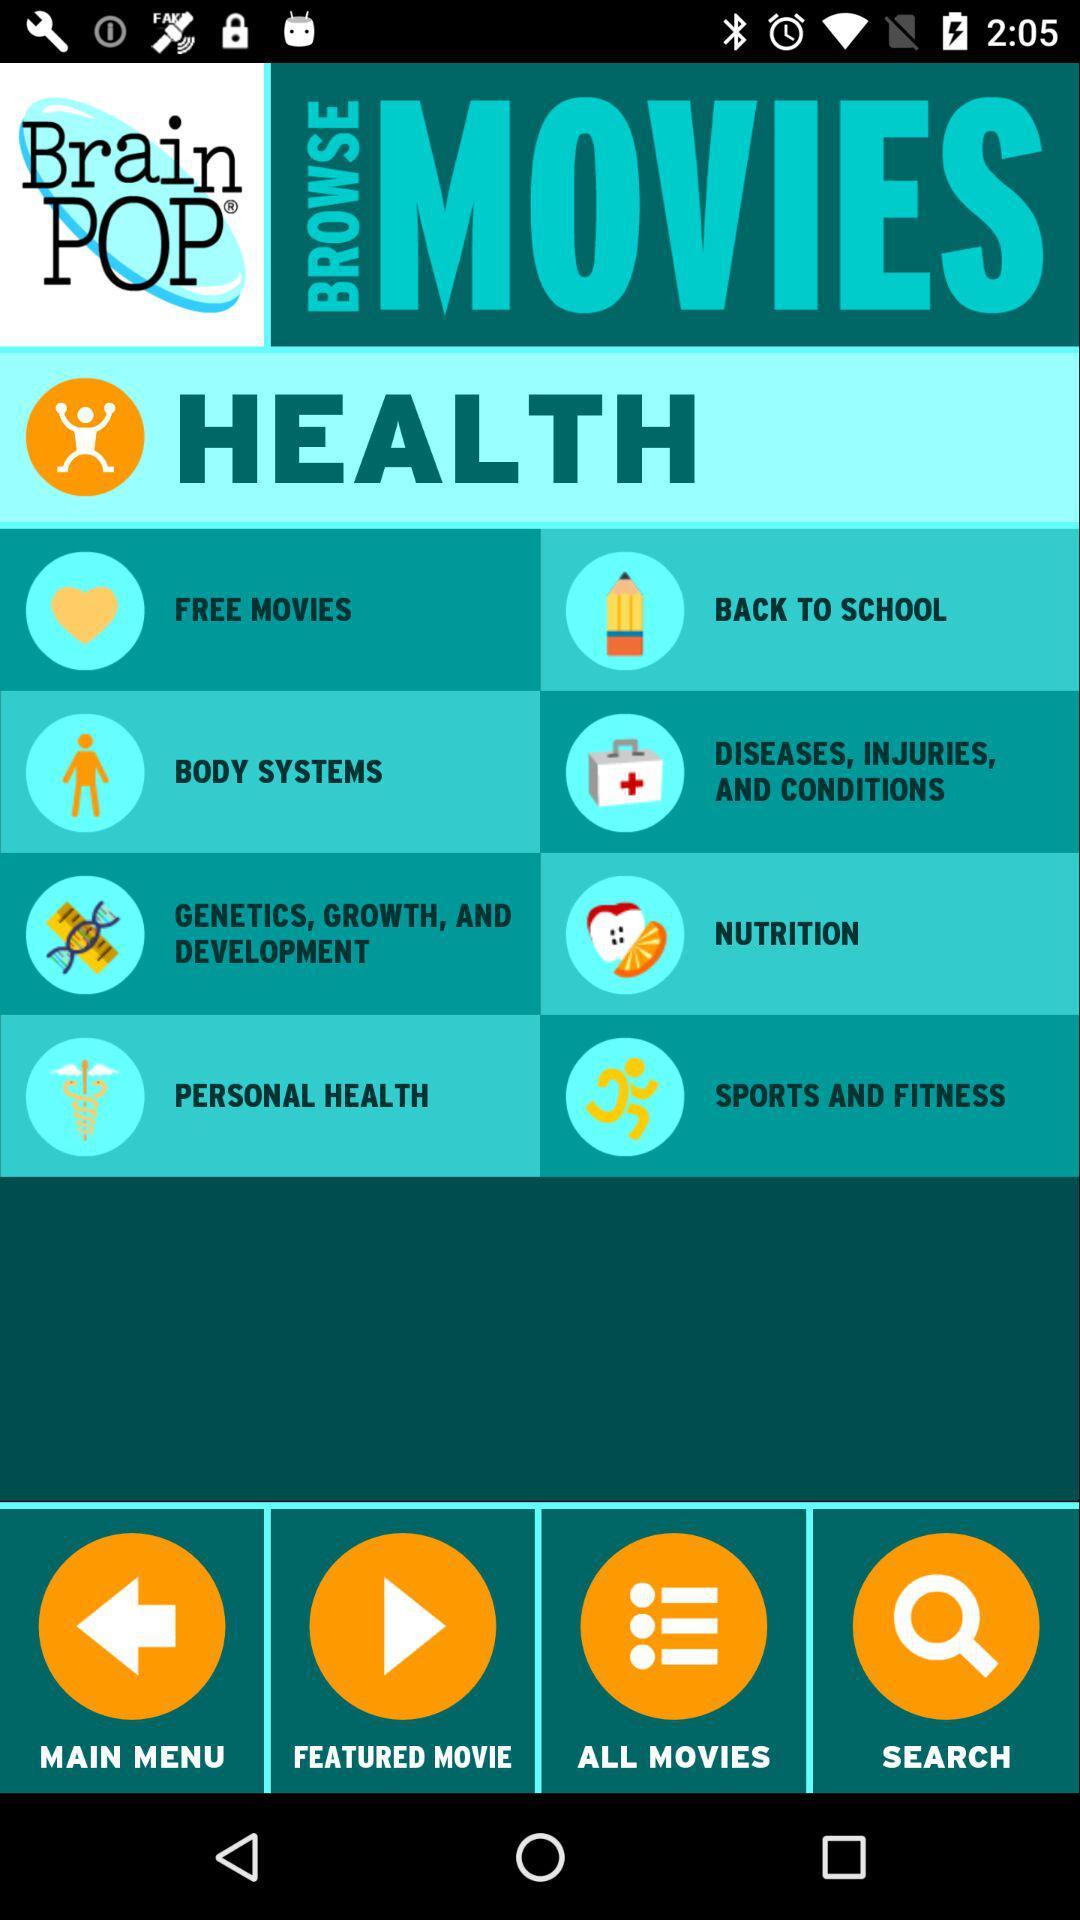  I want to click on the icon below sports and fitness item, so click(882, 1256).